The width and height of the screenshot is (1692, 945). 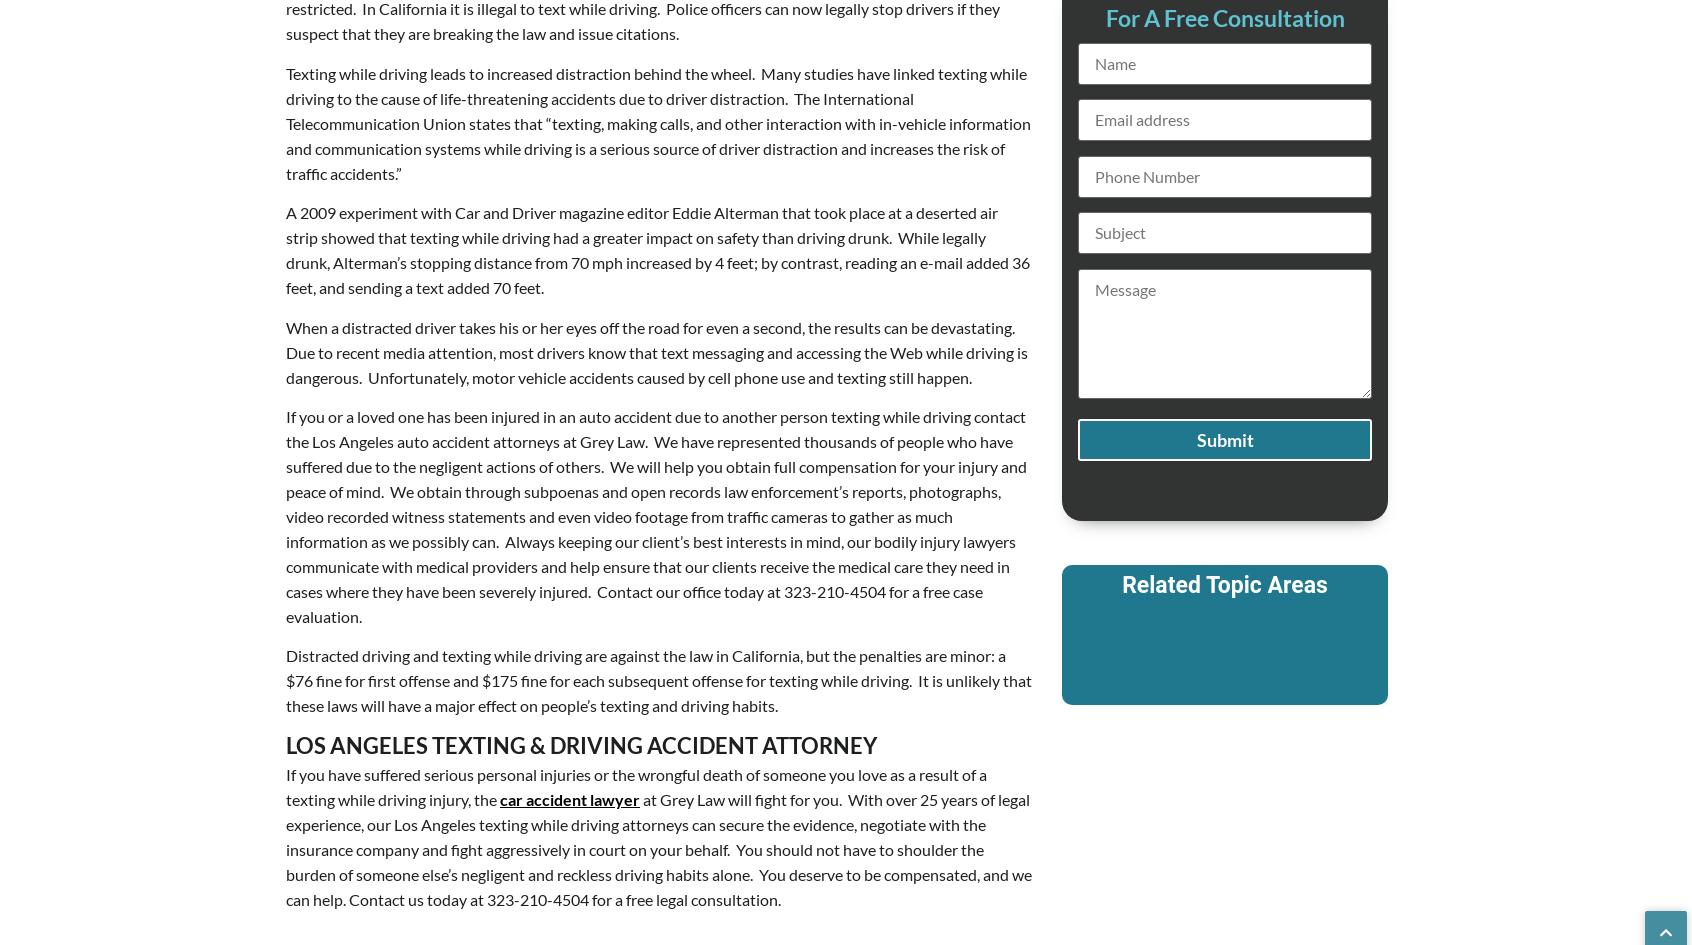 What do you see at coordinates (284, 350) in the screenshot?
I see `'When a distracted driver takes his or her eyes off the road for even a second, the results can be devastating.  Due to recent media attention, most drivers know that text messaging and accessing the Web while driving is dangerous.  Unfortunately, motor vehicle accidents caused by cell phone use and texting still happen.'` at bounding box center [284, 350].